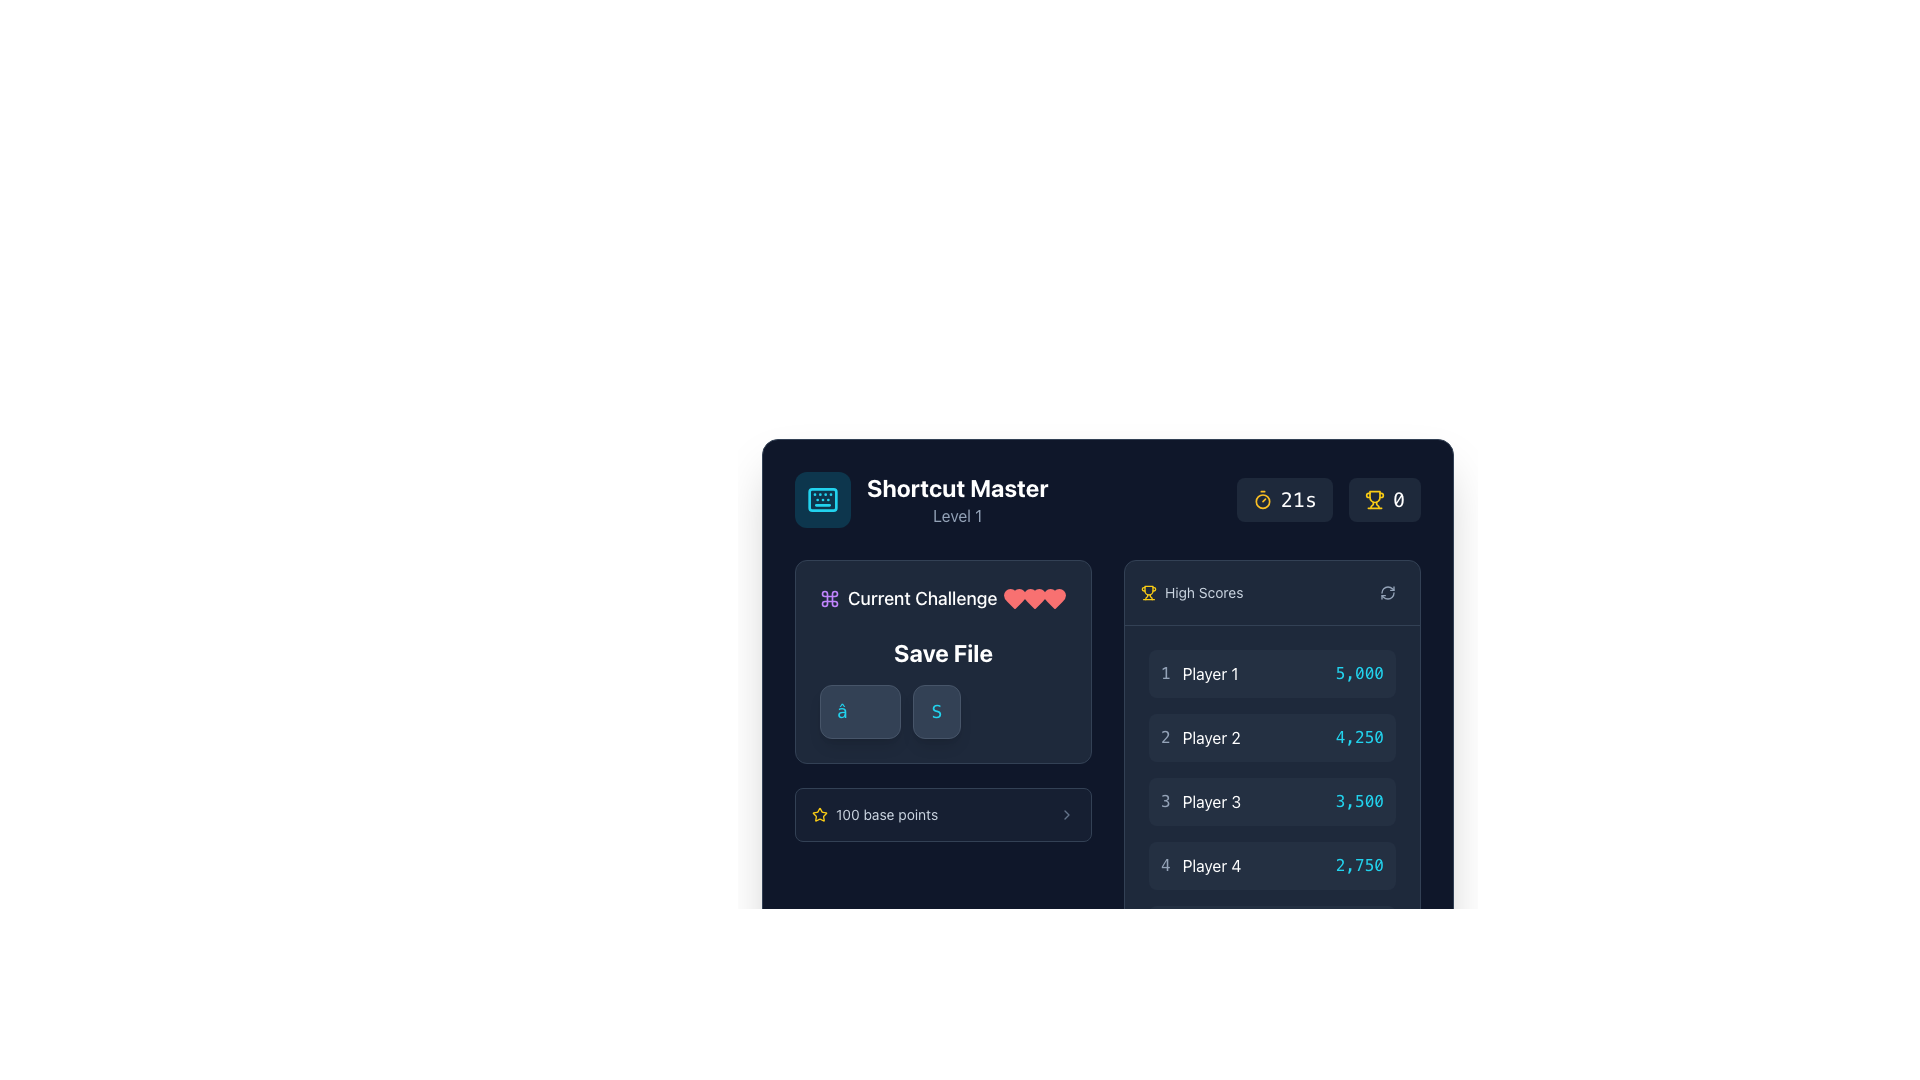 The height and width of the screenshot is (1080, 1920). What do you see at coordinates (956, 515) in the screenshot?
I see `the 'Level 1' text label, which is displayed in slate-gray color and positioned below the 'Shortcut Master' title within the card-like section` at bounding box center [956, 515].